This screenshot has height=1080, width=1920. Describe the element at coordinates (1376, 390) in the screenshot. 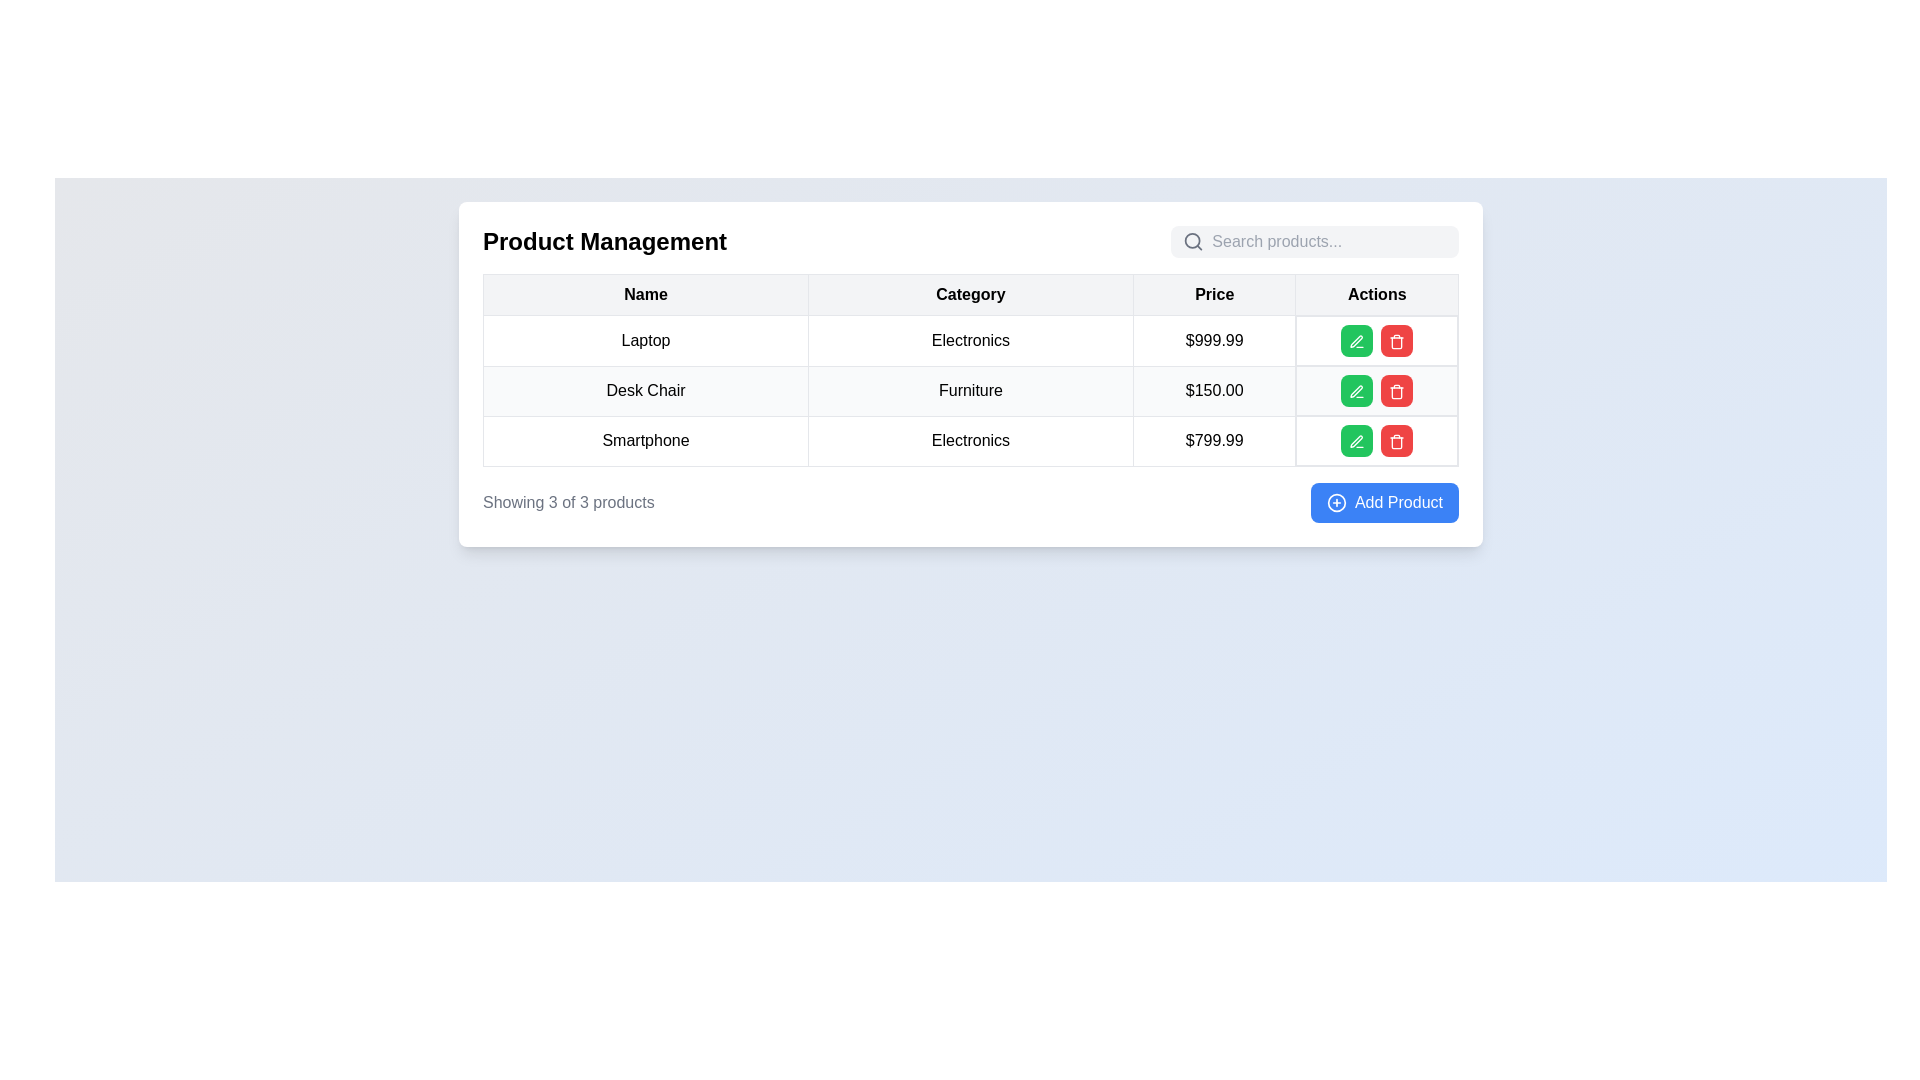

I see `the green button` at that location.